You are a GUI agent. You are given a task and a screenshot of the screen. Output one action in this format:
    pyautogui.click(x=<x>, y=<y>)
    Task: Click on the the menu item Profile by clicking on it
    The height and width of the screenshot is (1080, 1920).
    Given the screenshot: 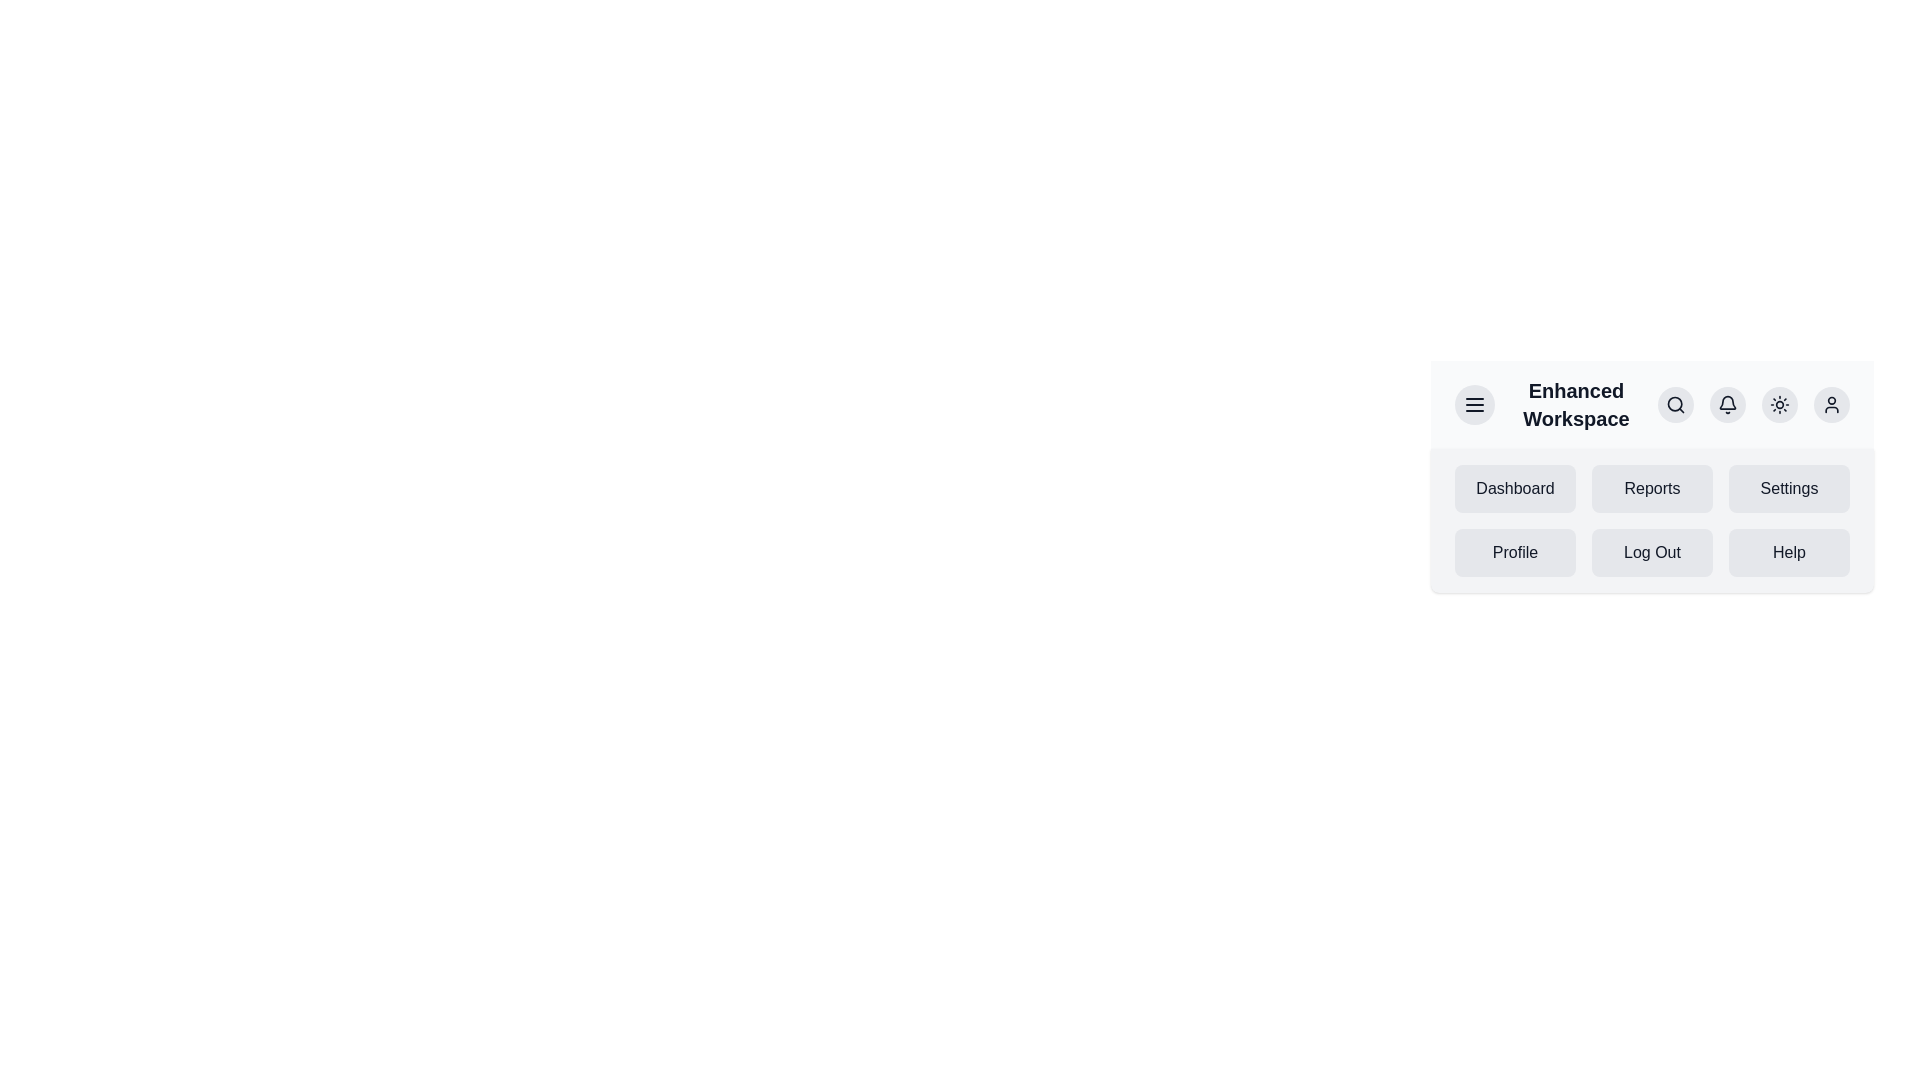 What is the action you would take?
    pyautogui.click(x=1515, y=552)
    